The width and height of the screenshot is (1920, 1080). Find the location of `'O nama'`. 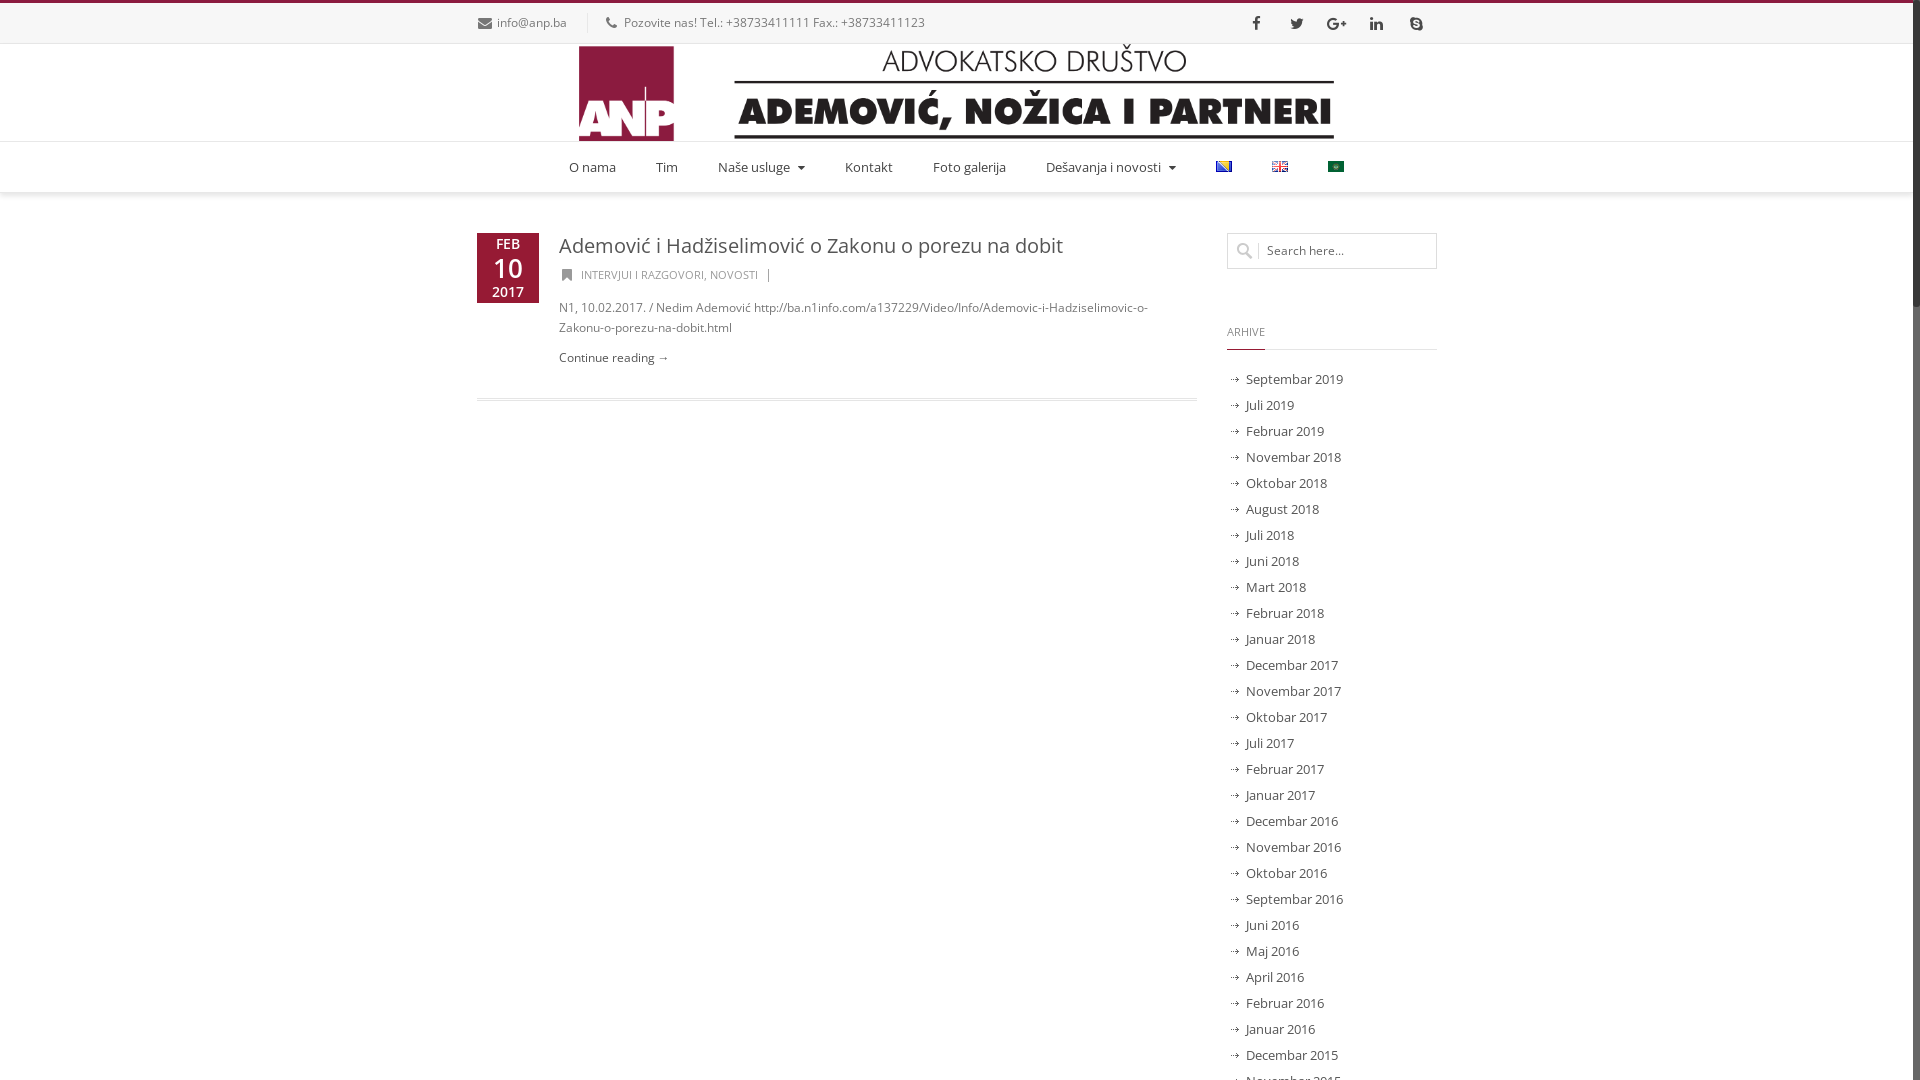

'O nama' is located at coordinates (591, 165).